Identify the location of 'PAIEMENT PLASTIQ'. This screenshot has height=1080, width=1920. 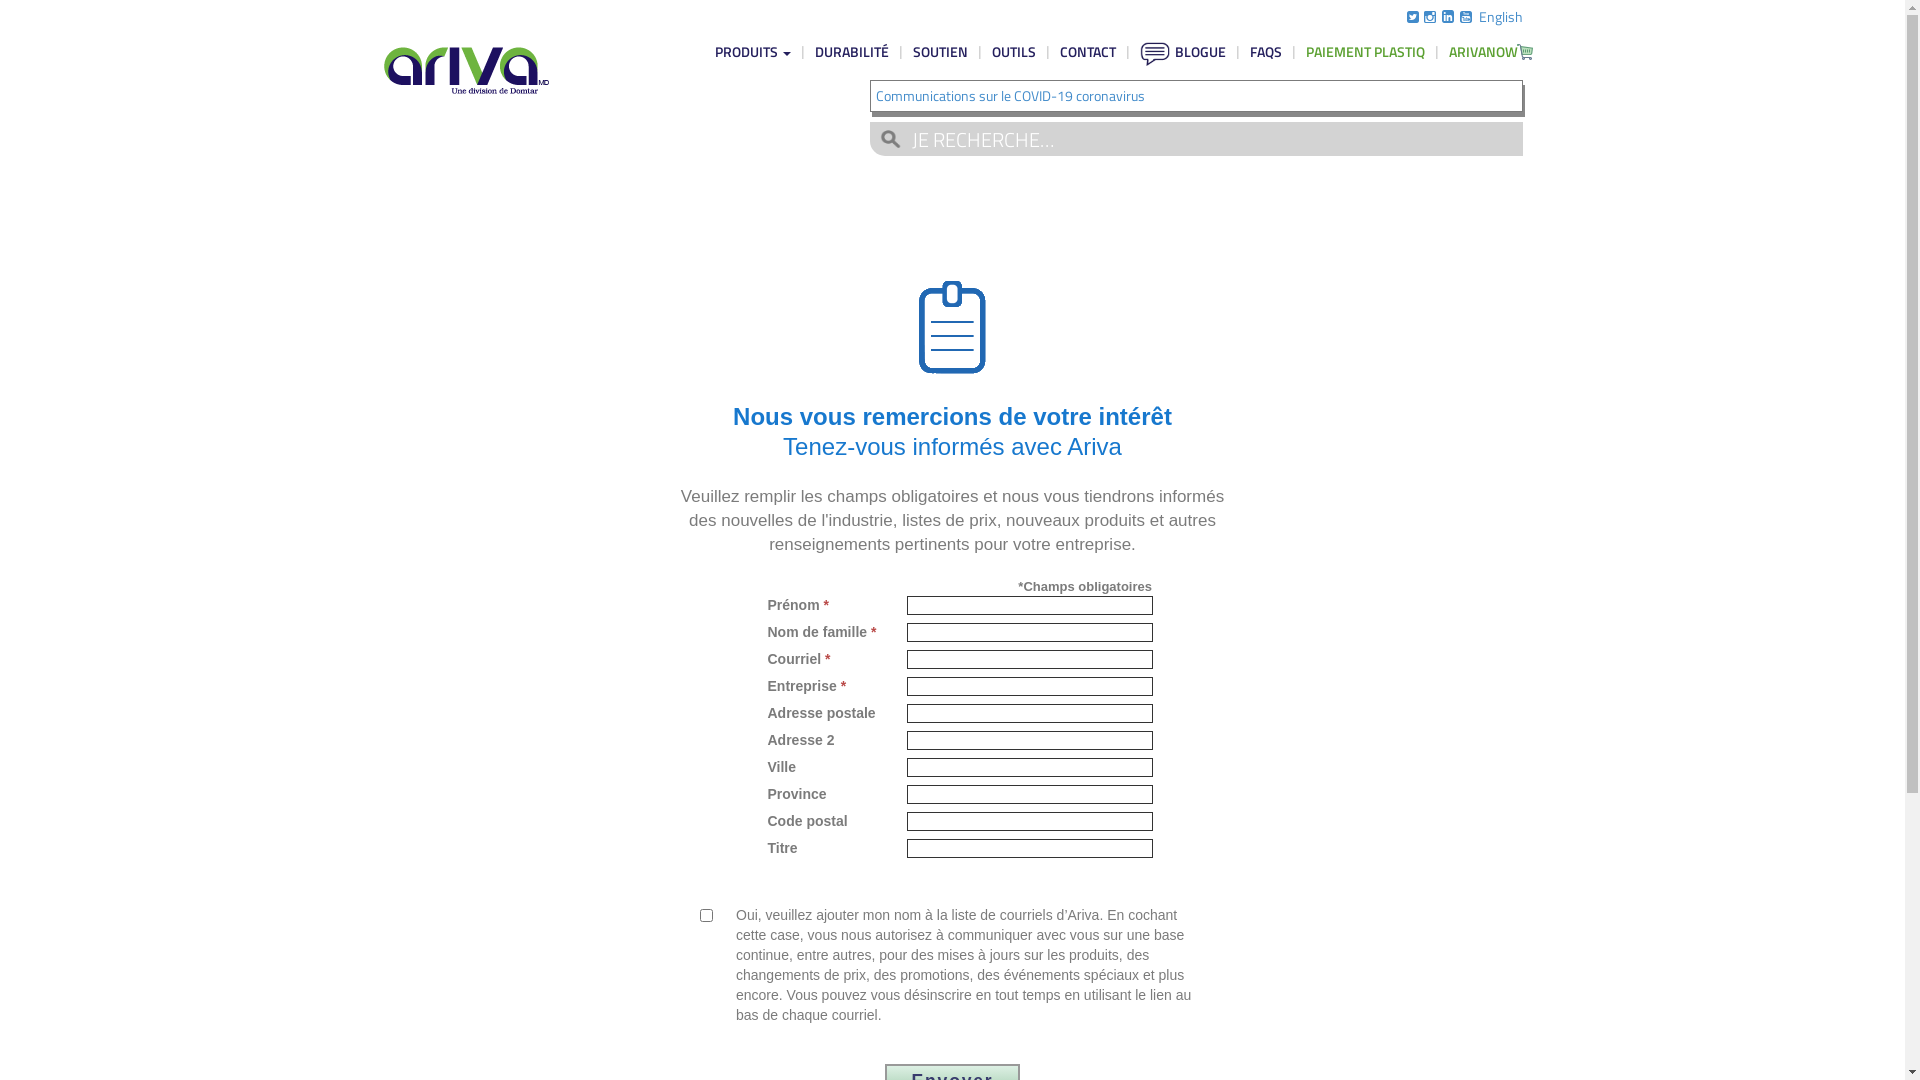
(1364, 50).